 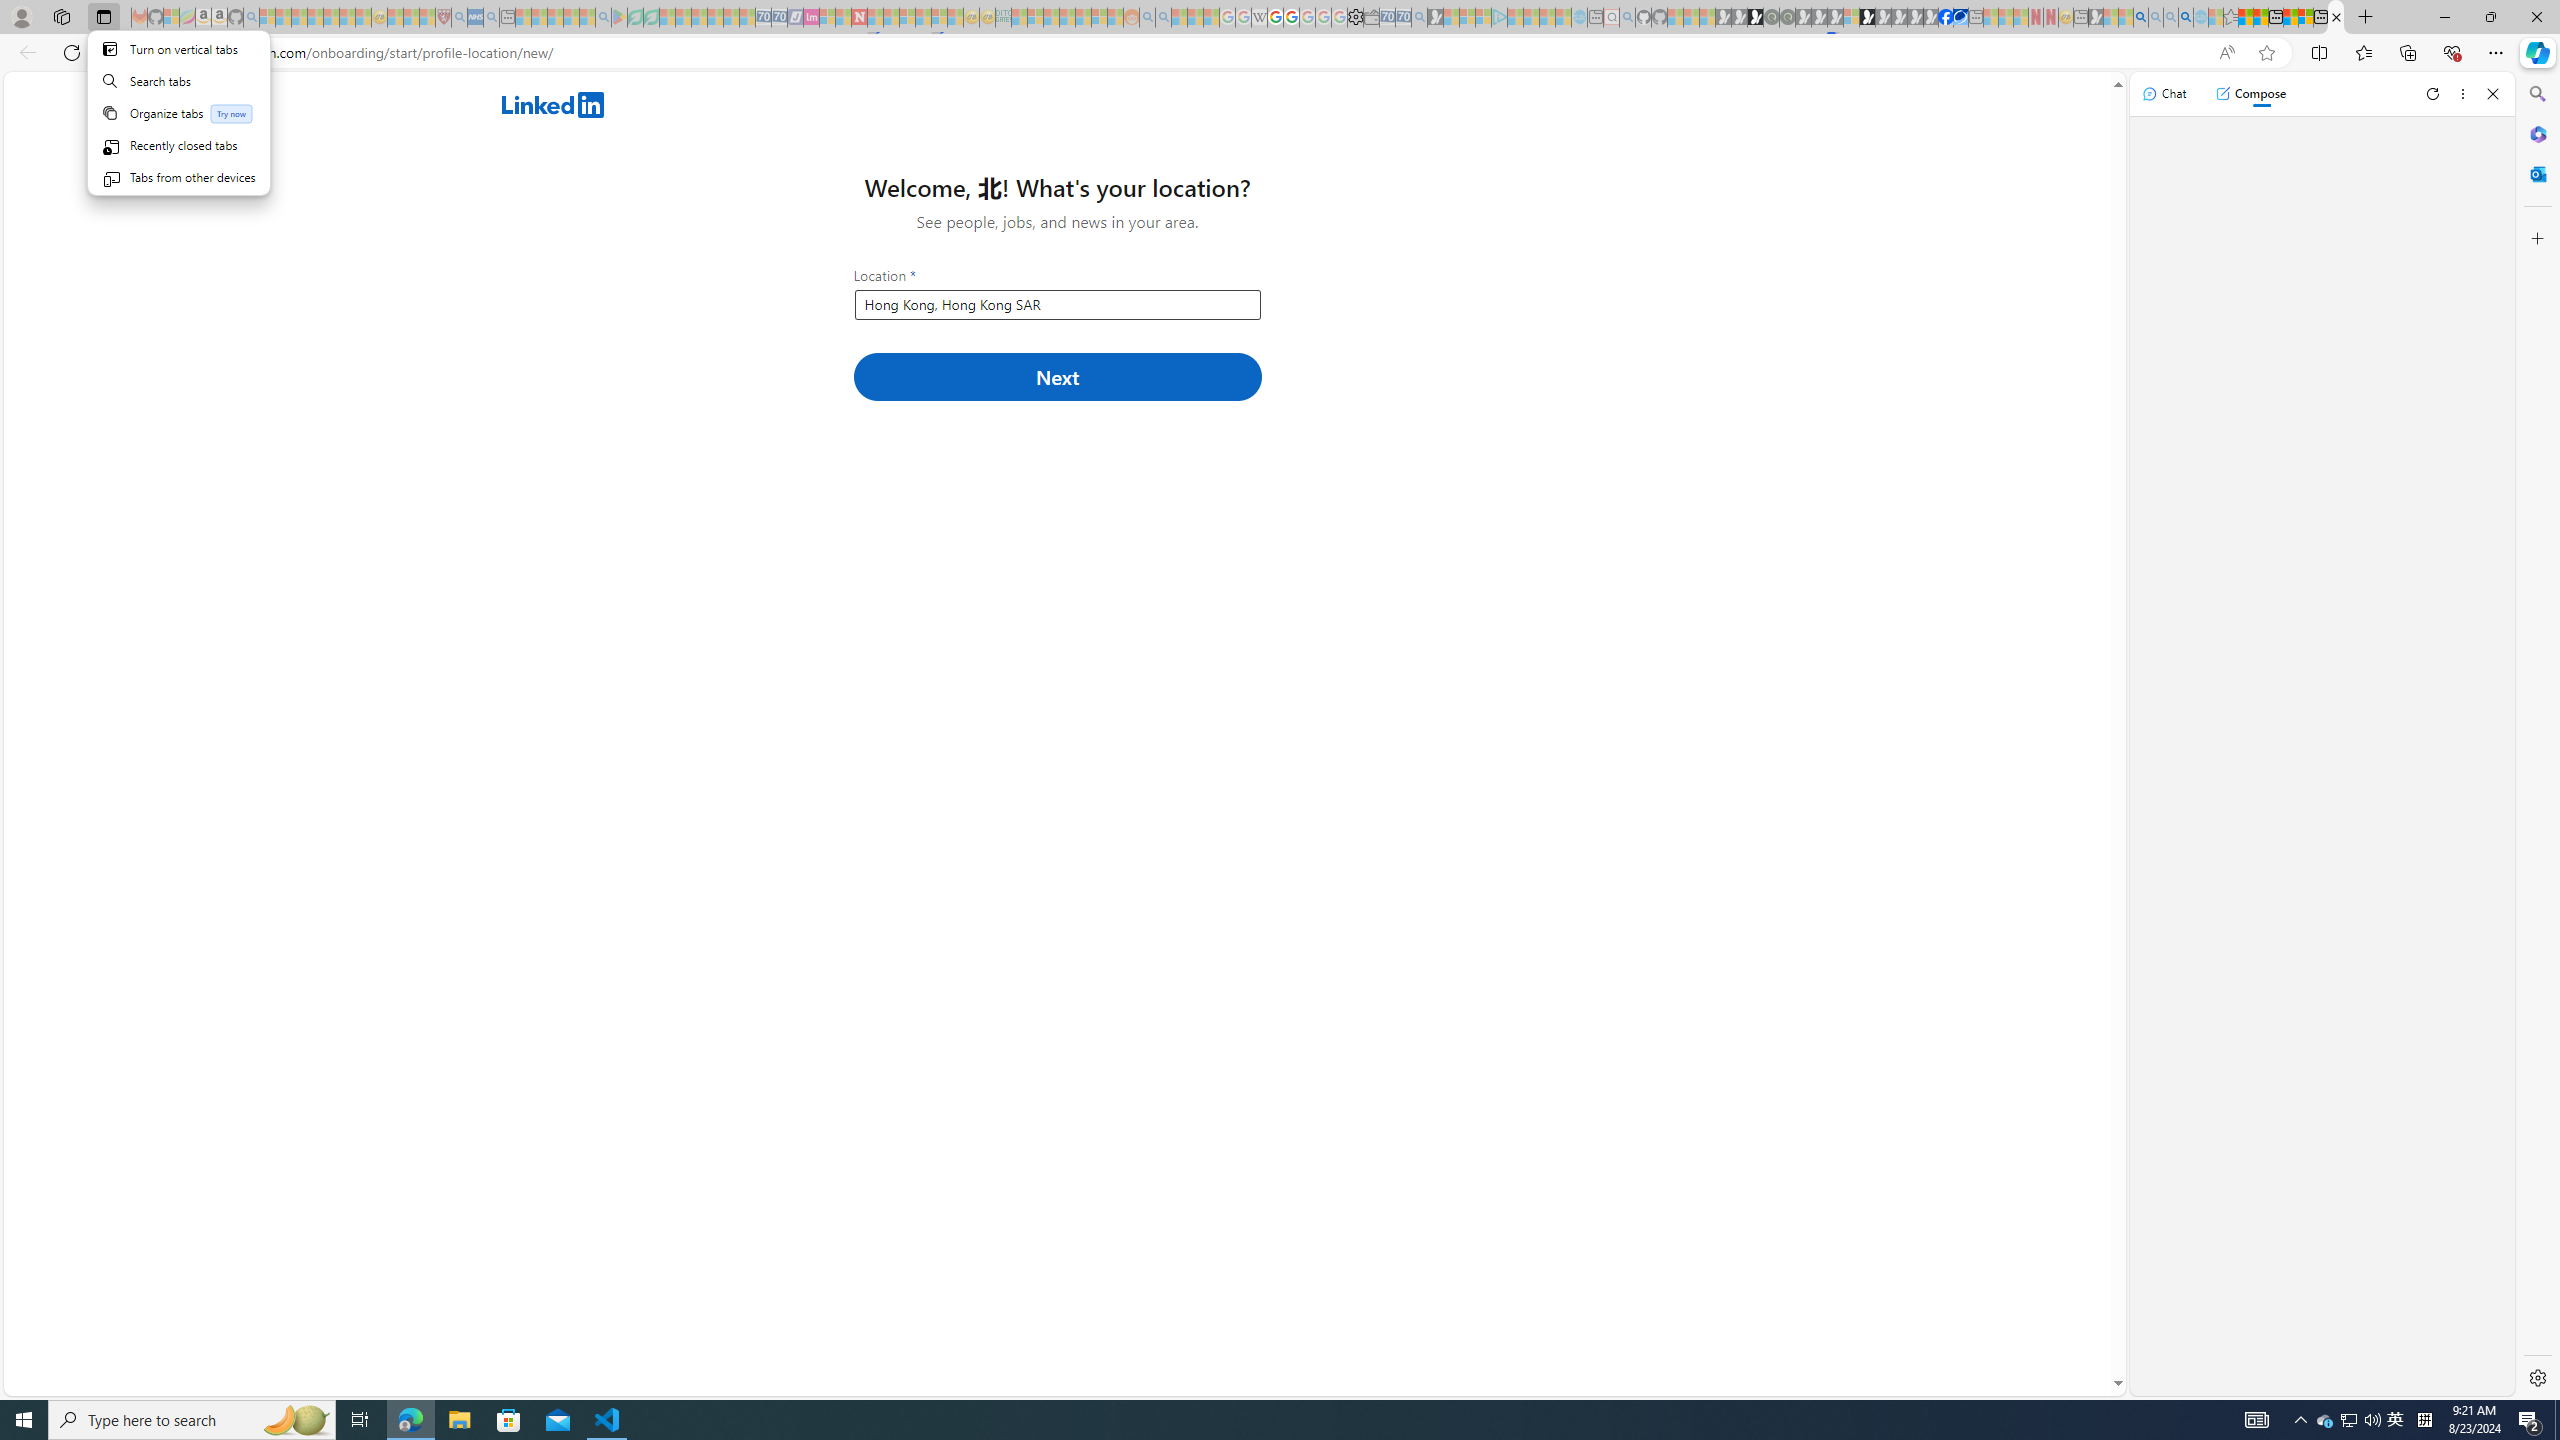 I want to click on 'Kinda Frugal - MSN - Sleeping', so click(x=1084, y=16).